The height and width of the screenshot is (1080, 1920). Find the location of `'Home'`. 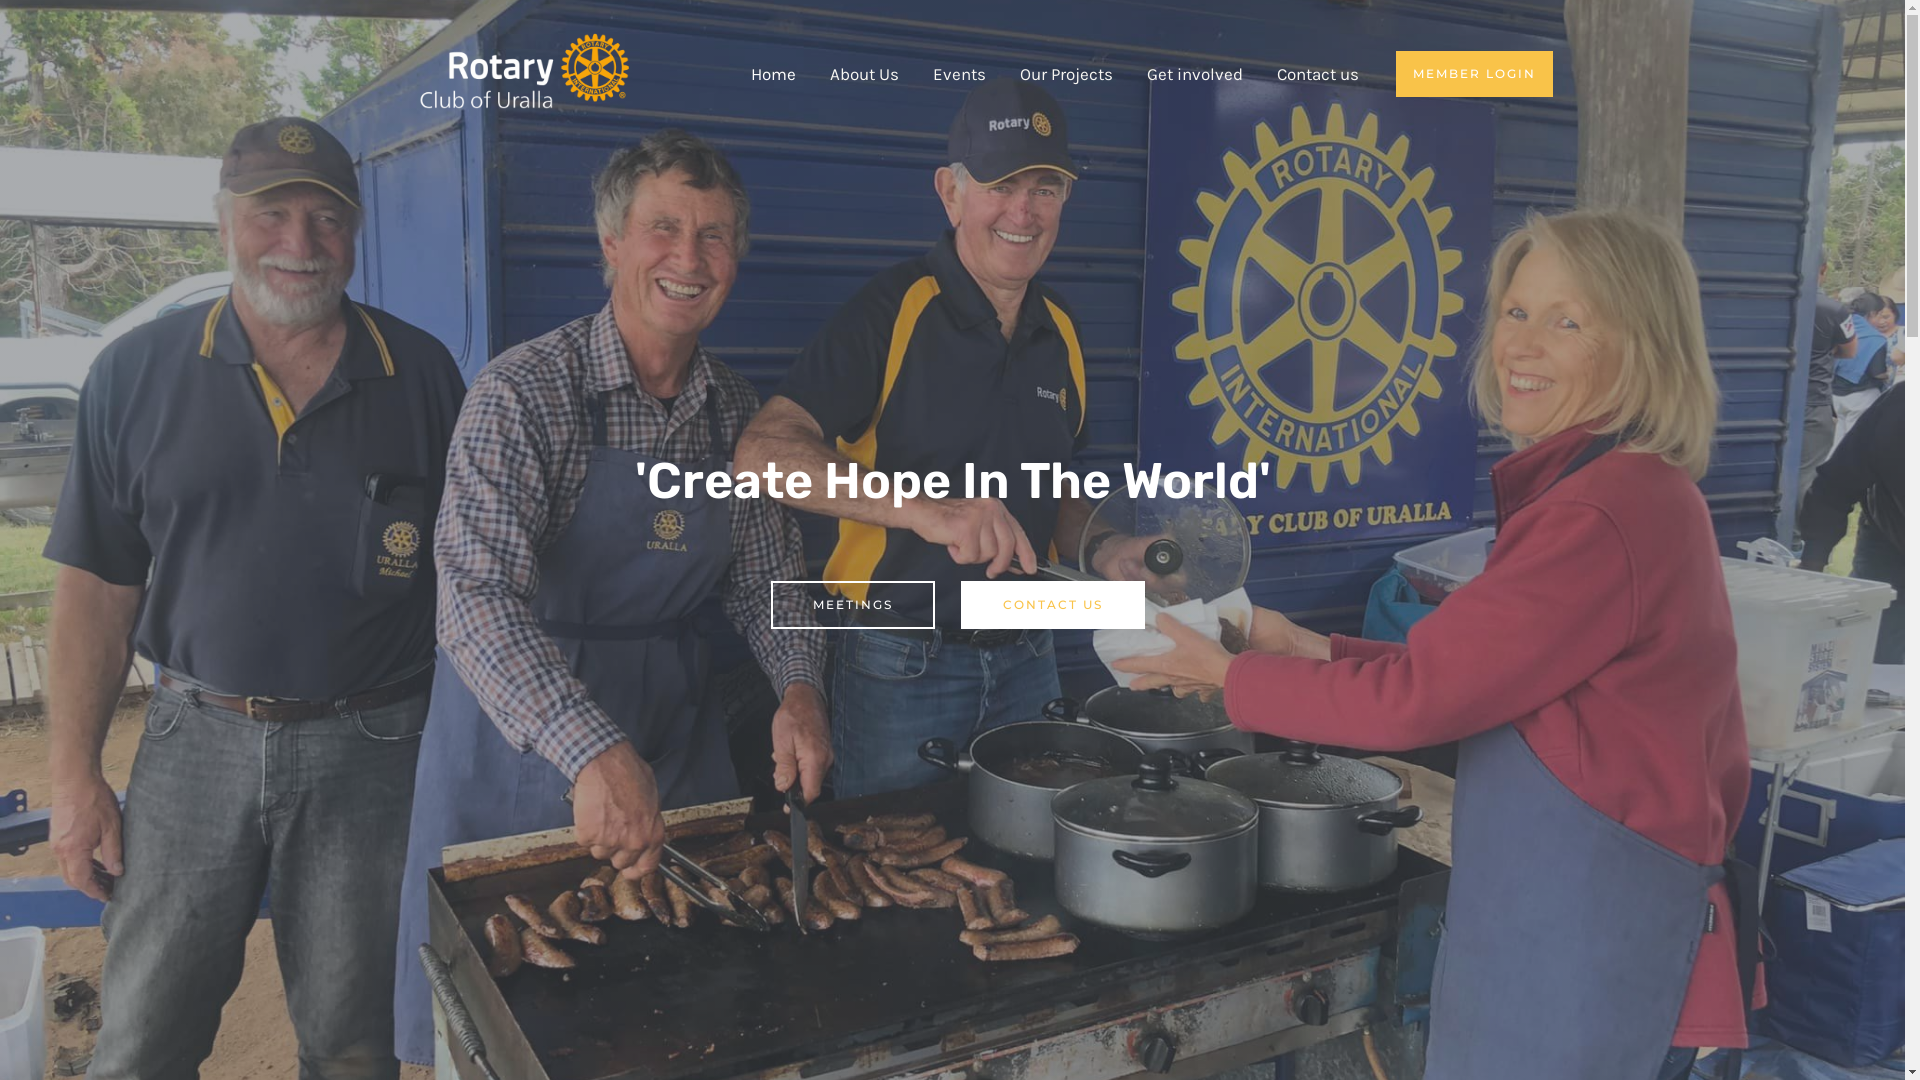

'Home' is located at coordinates (772, 72).